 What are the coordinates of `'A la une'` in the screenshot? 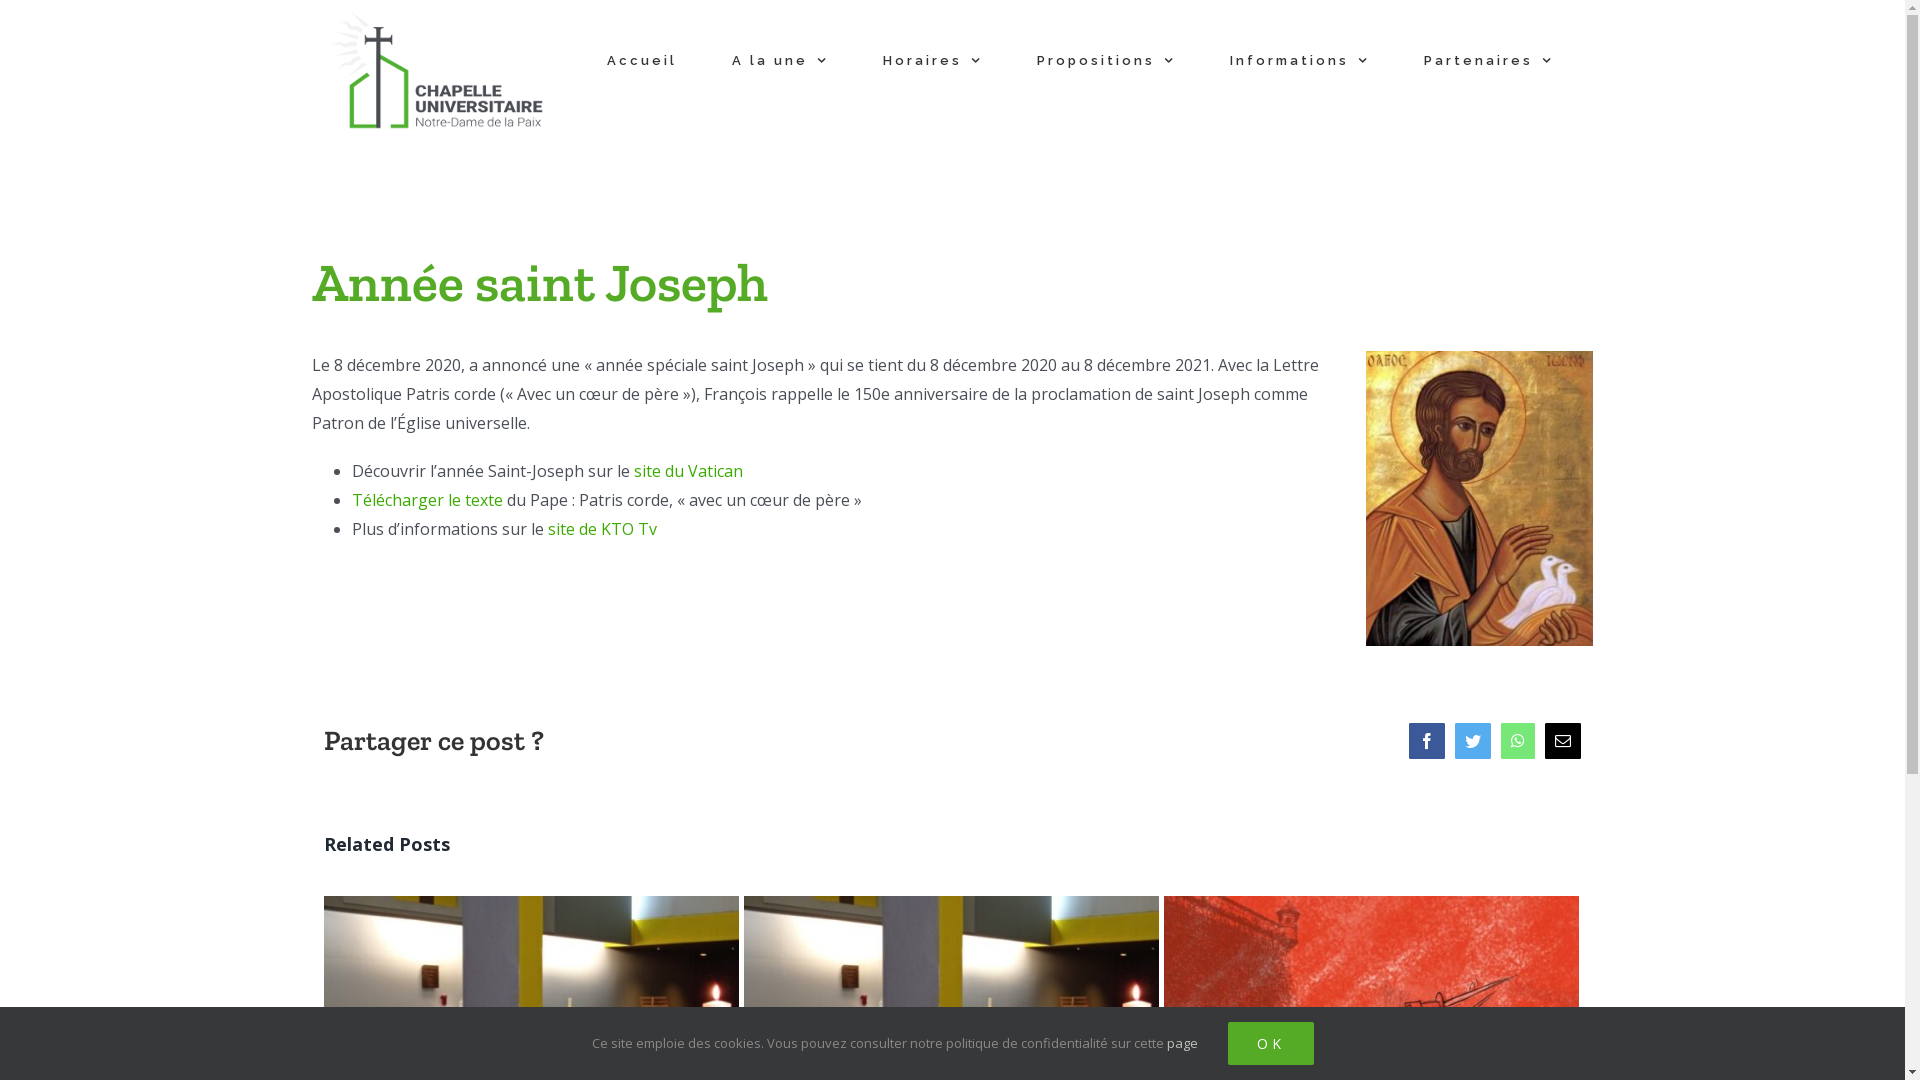 It's located at (777, 59).